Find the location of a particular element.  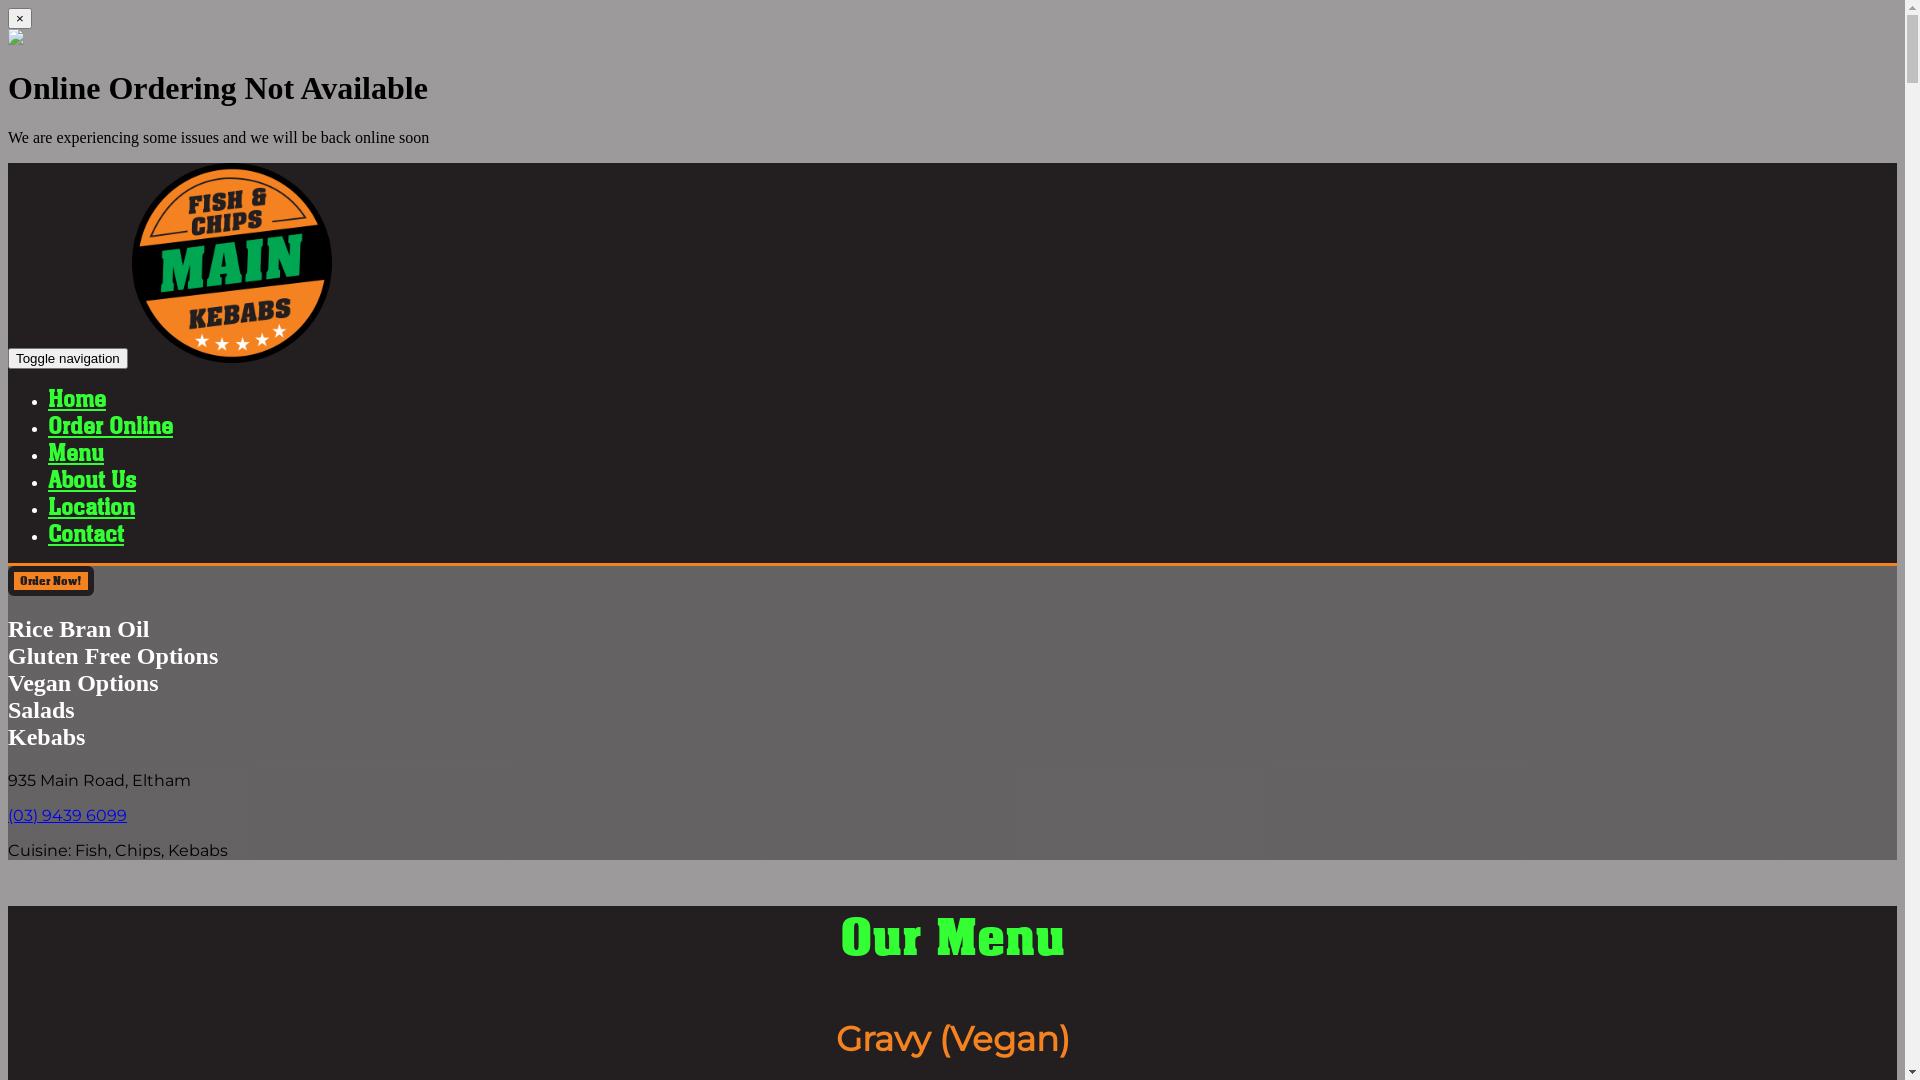

'Order Now!' is located at coordinates (8, 581).